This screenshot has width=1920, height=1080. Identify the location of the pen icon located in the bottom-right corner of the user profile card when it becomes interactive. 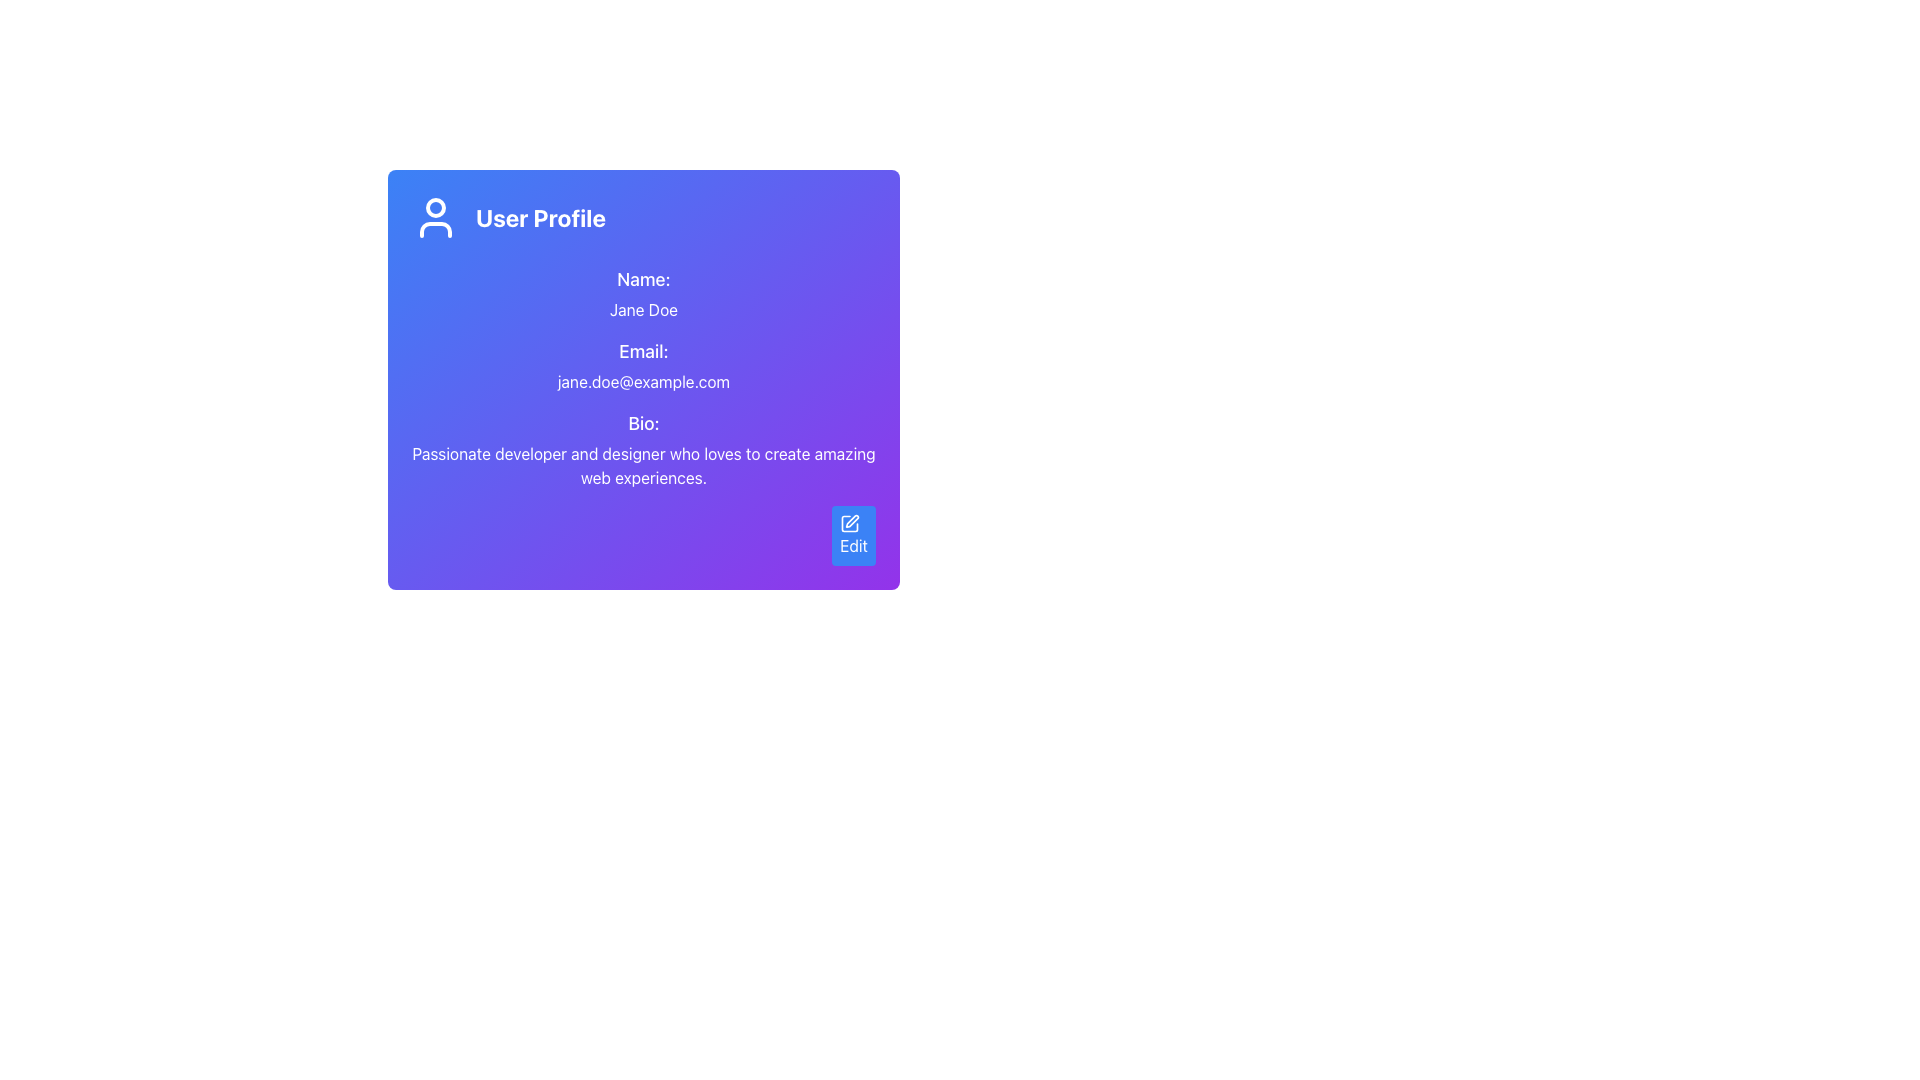
(851, 519).